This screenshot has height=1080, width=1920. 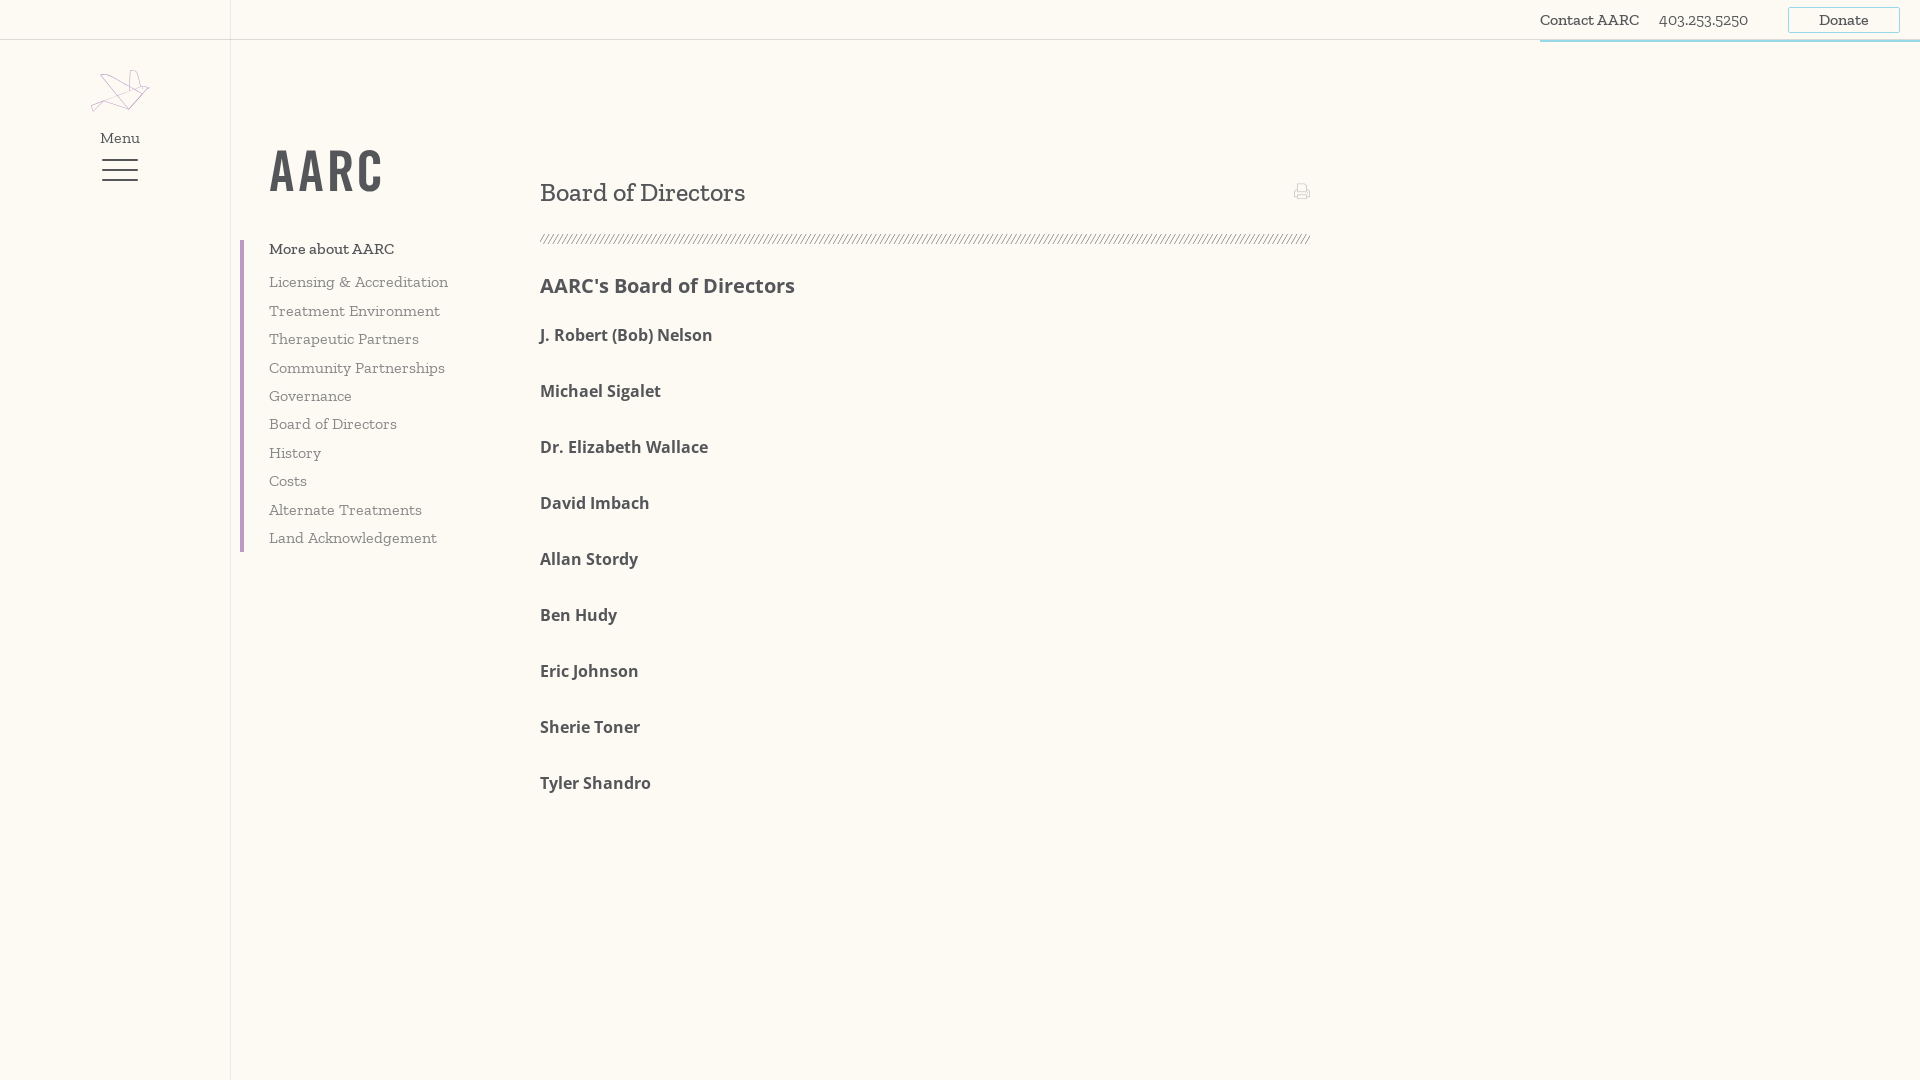 I want to click on 'History', so click(x=374, y=452).